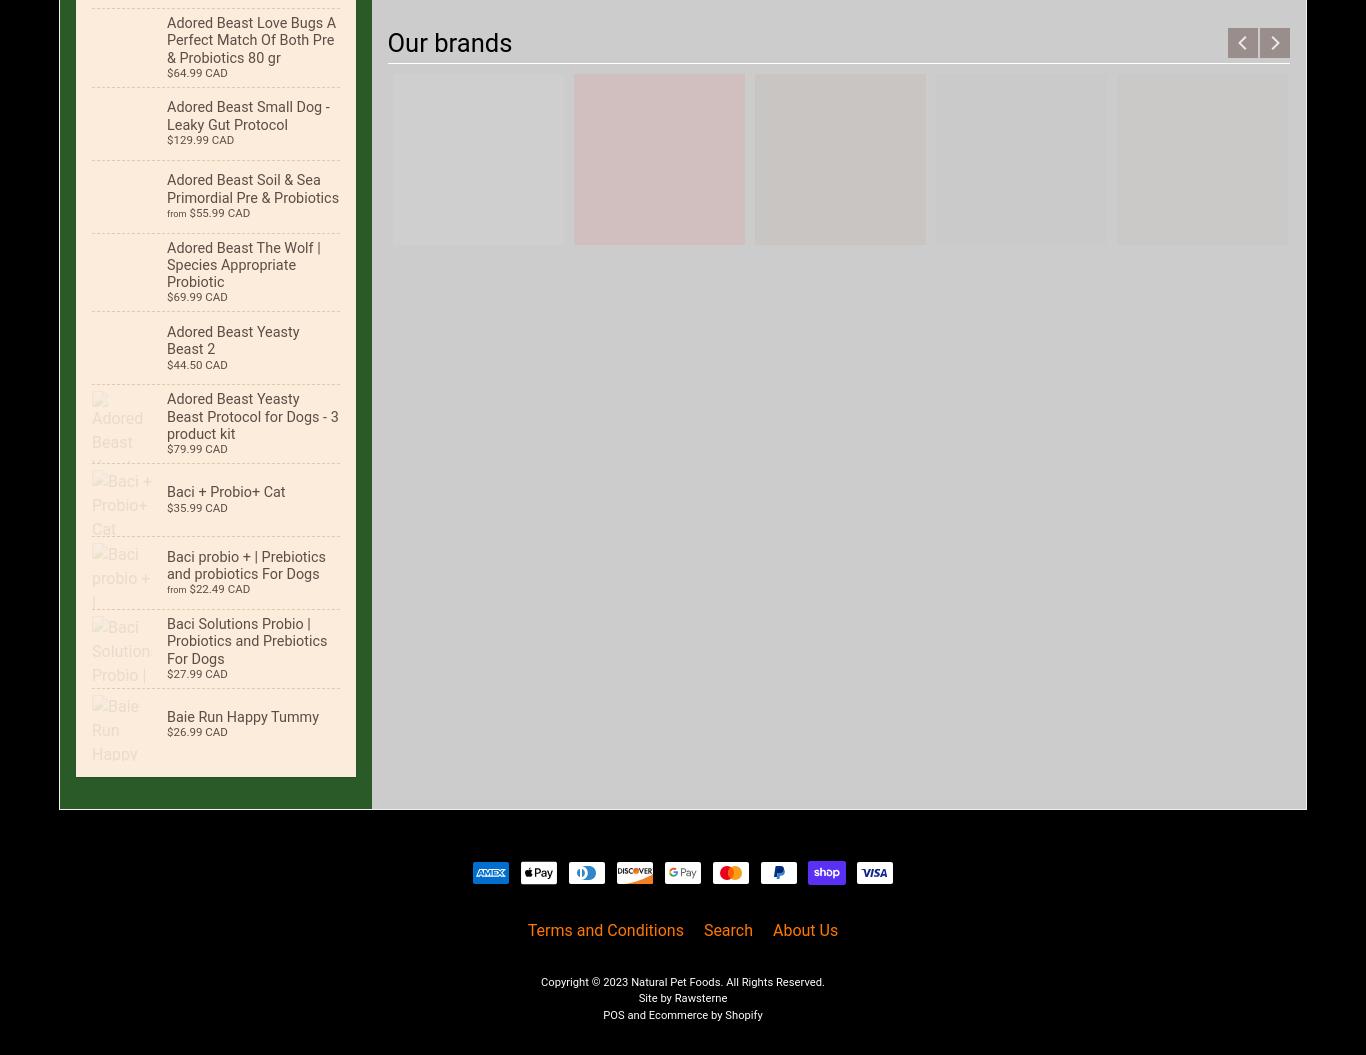  Describe the element at coordinates (604, 928) in the screenshot. I see `'Terms and Conditions'` at that location.